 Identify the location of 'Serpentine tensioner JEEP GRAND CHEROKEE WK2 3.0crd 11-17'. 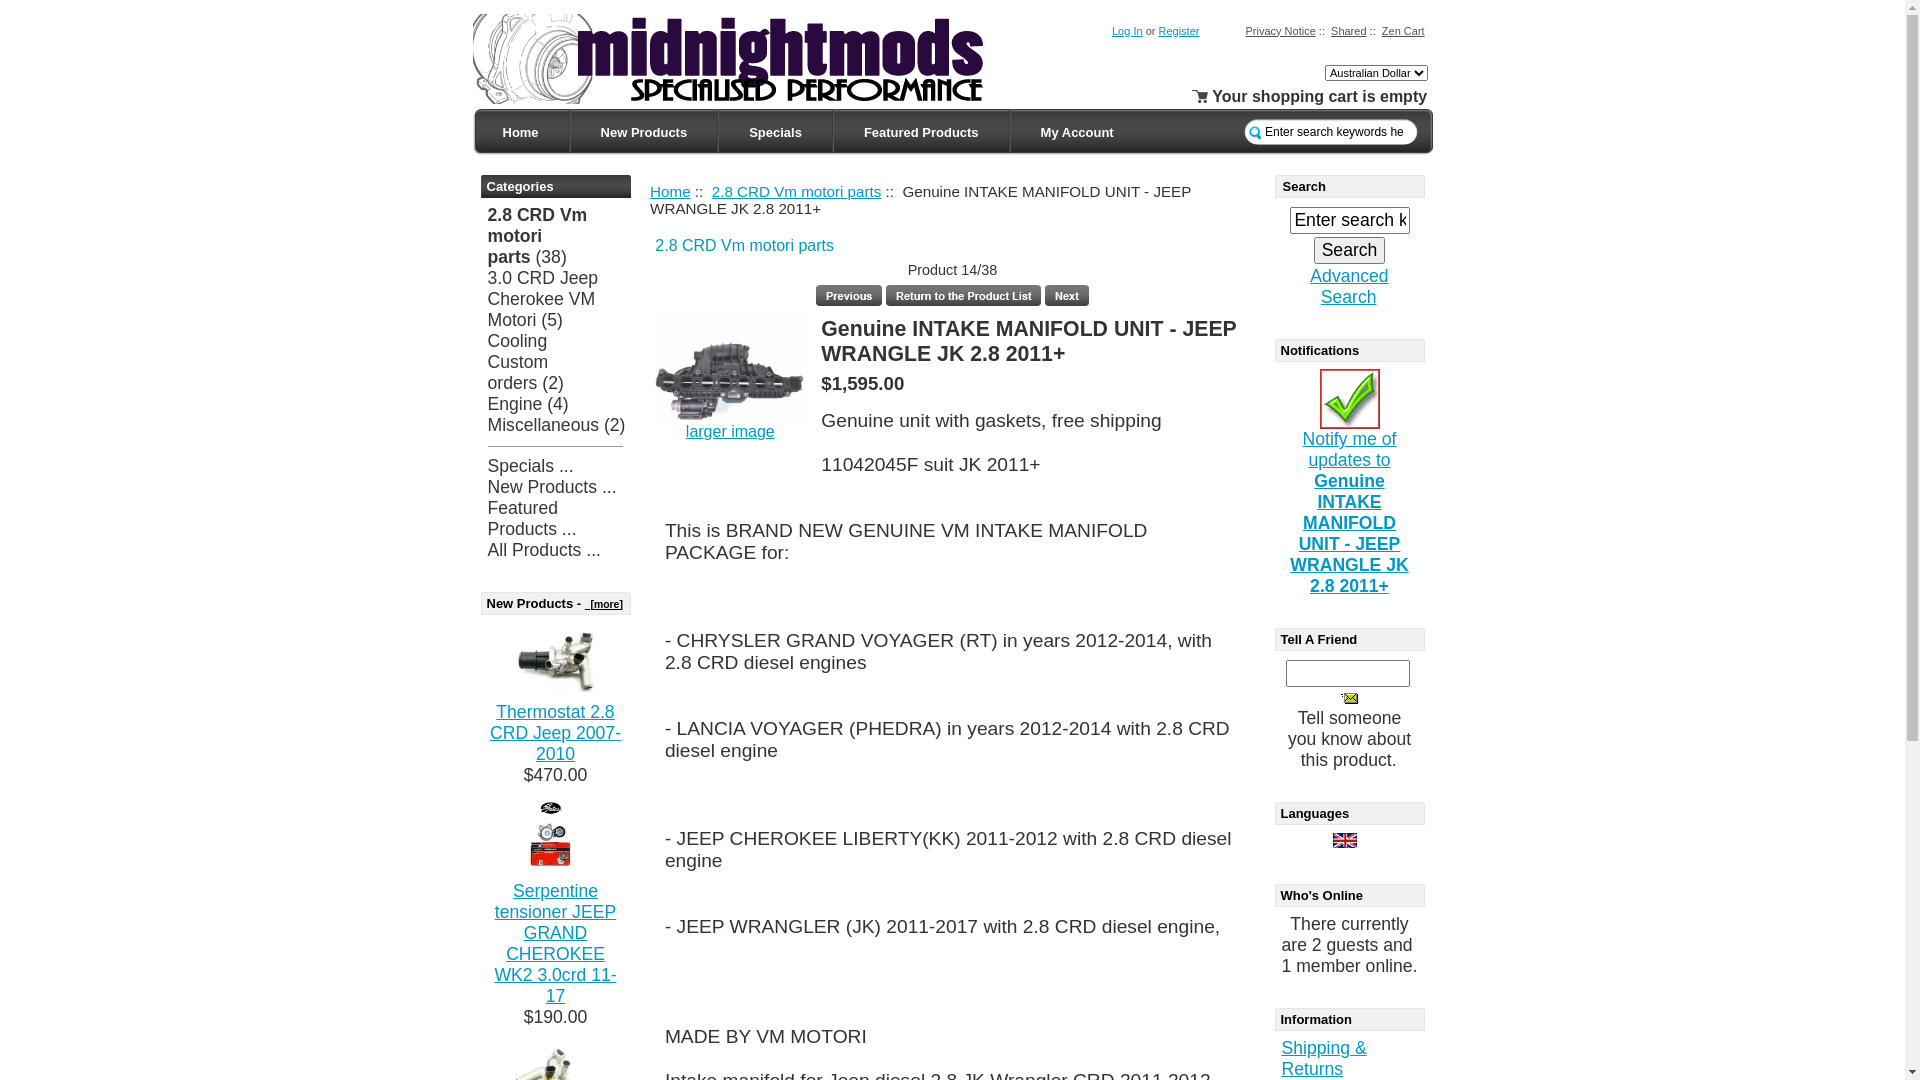
(555, 943).